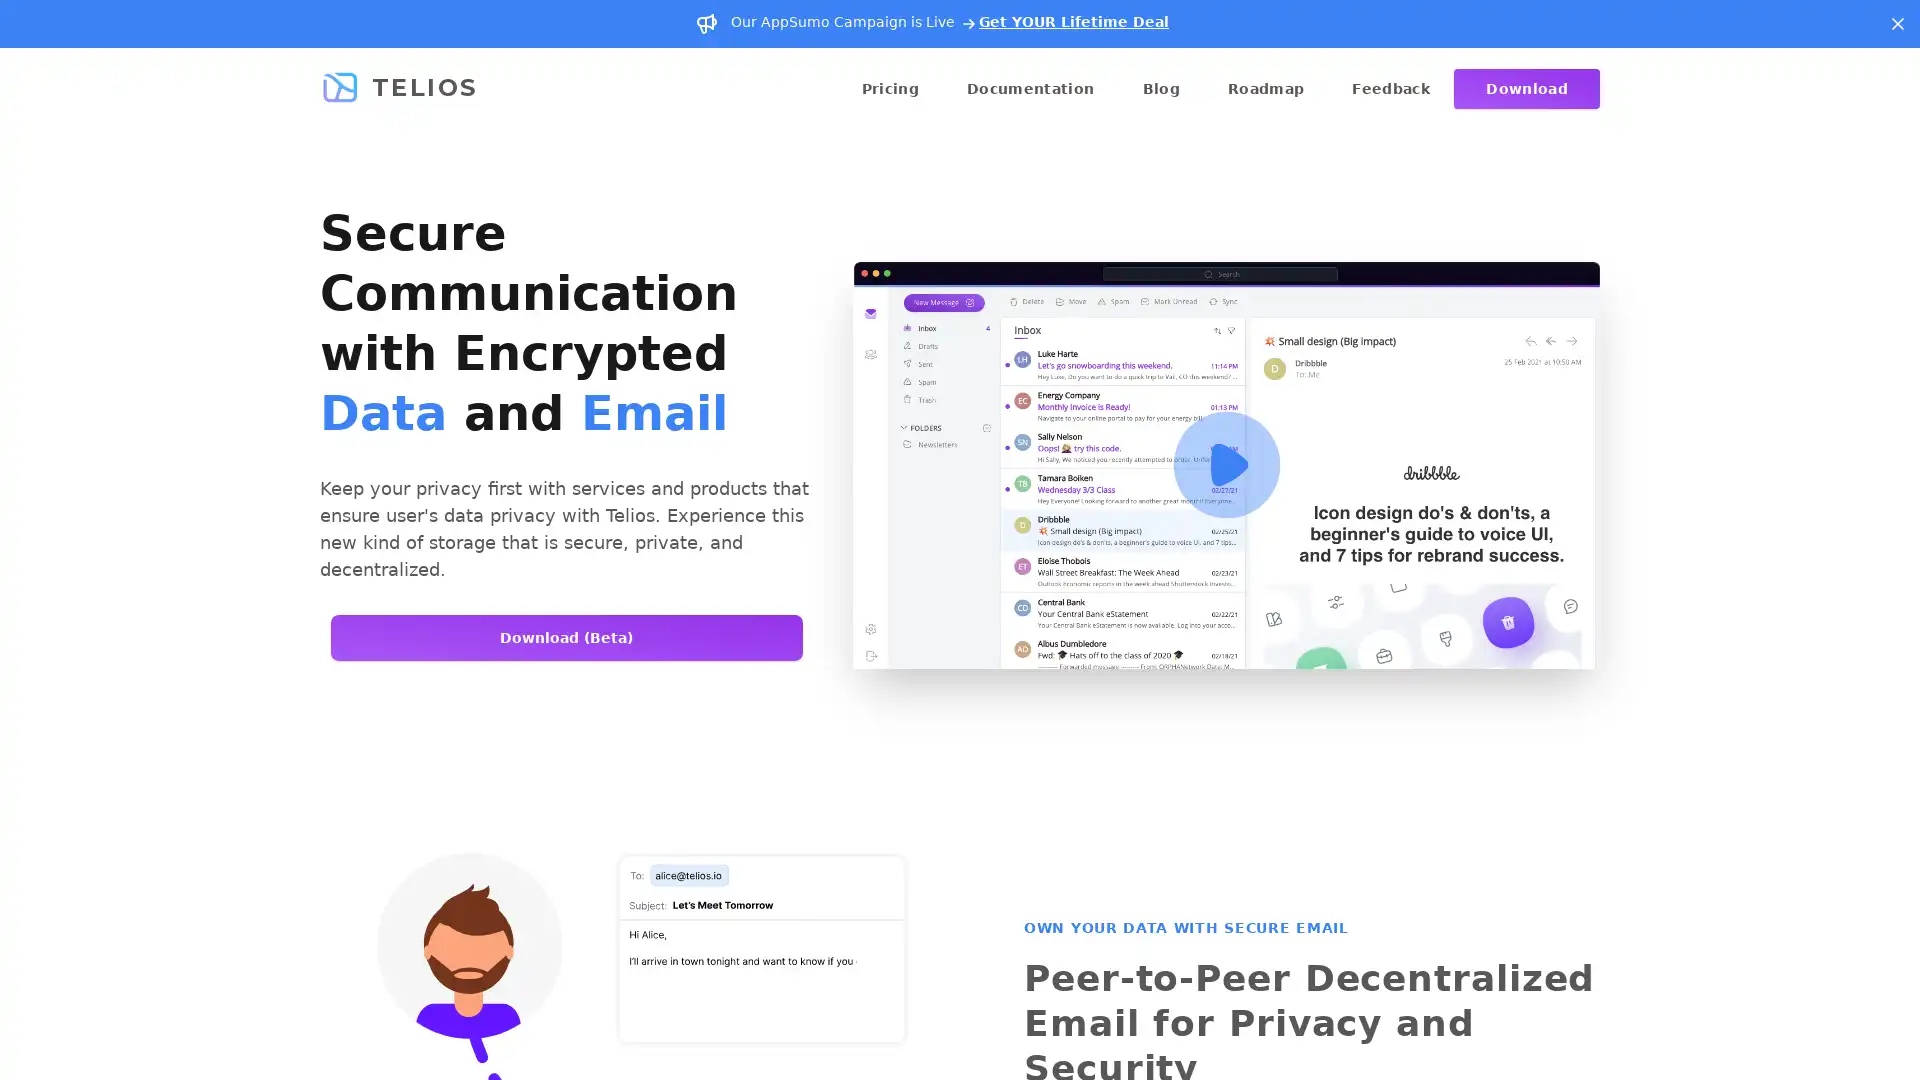 This screenshot has height=1080, width=1920. Describe the element at coordinates (1896, 23) in the screenshot. I see `Dismiss` at that location.